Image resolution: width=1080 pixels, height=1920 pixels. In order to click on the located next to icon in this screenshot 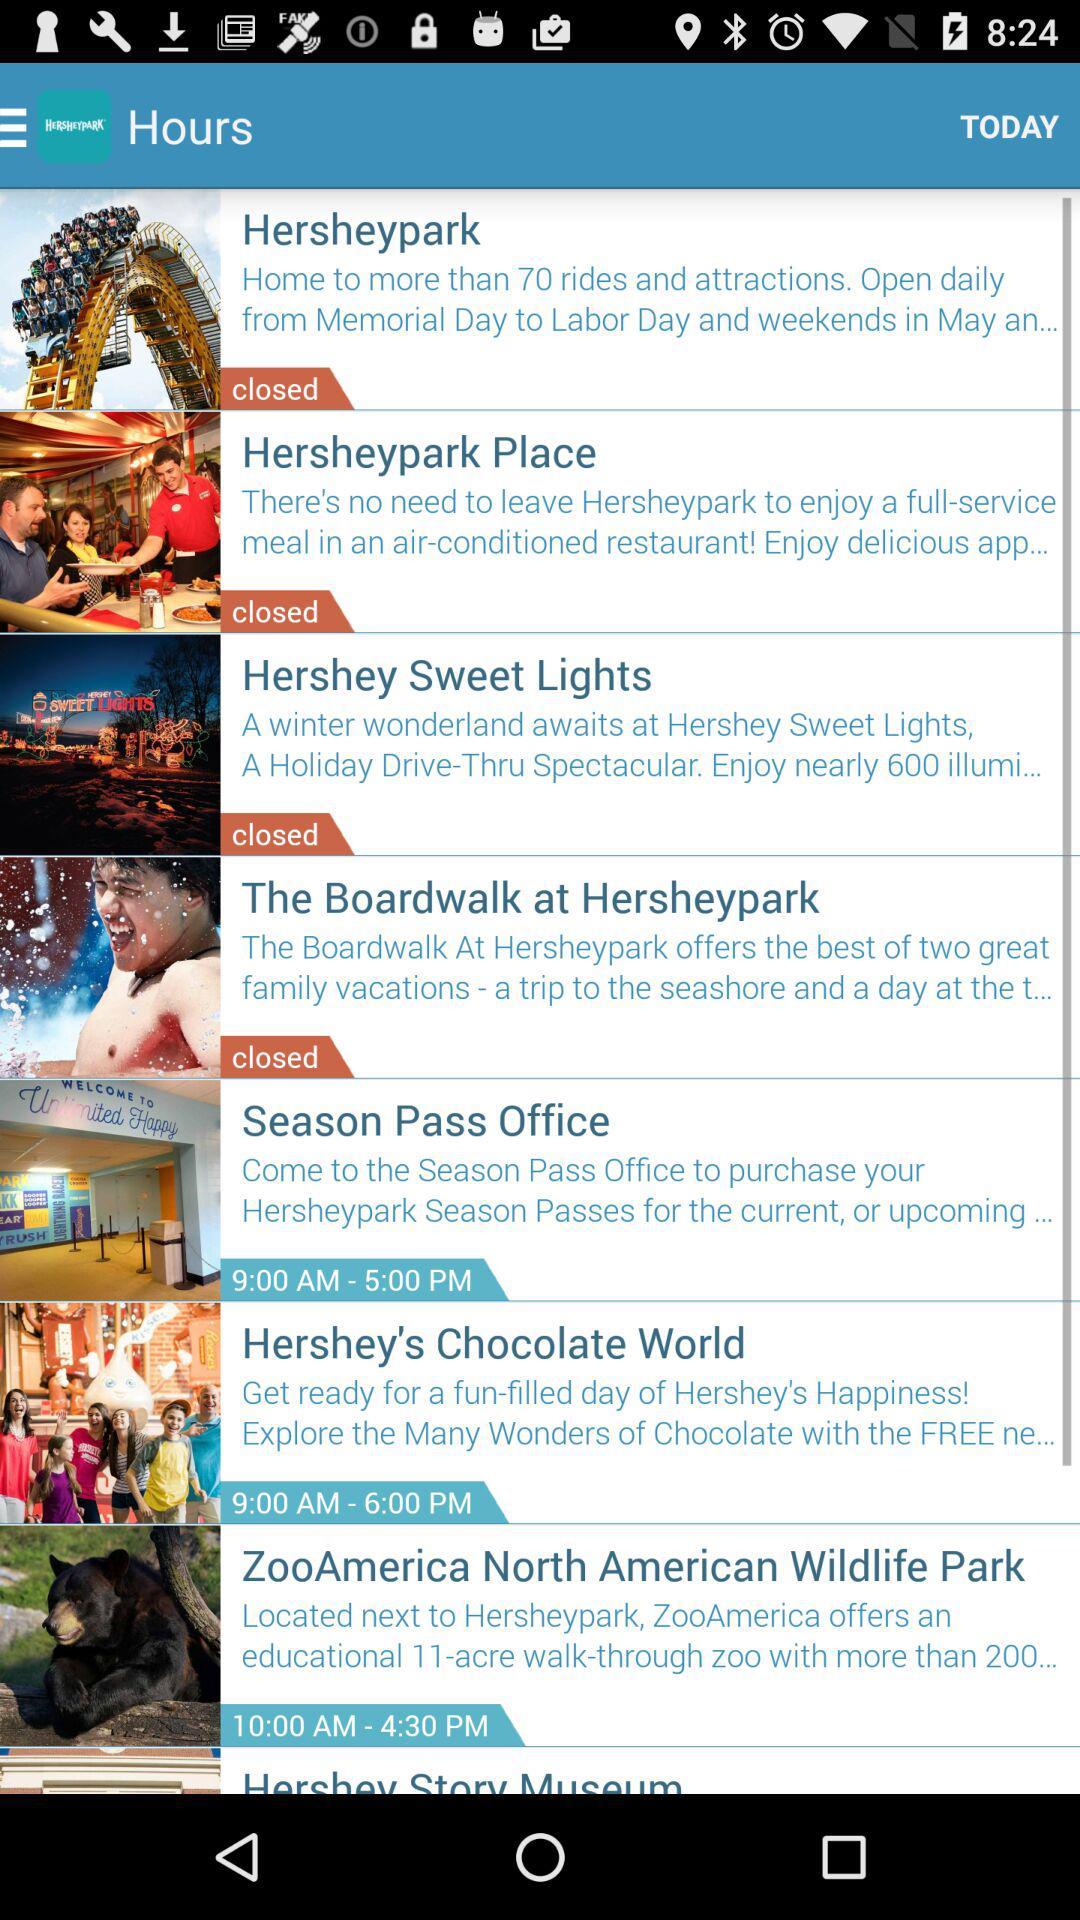, I will do `click(650, 1643)`.